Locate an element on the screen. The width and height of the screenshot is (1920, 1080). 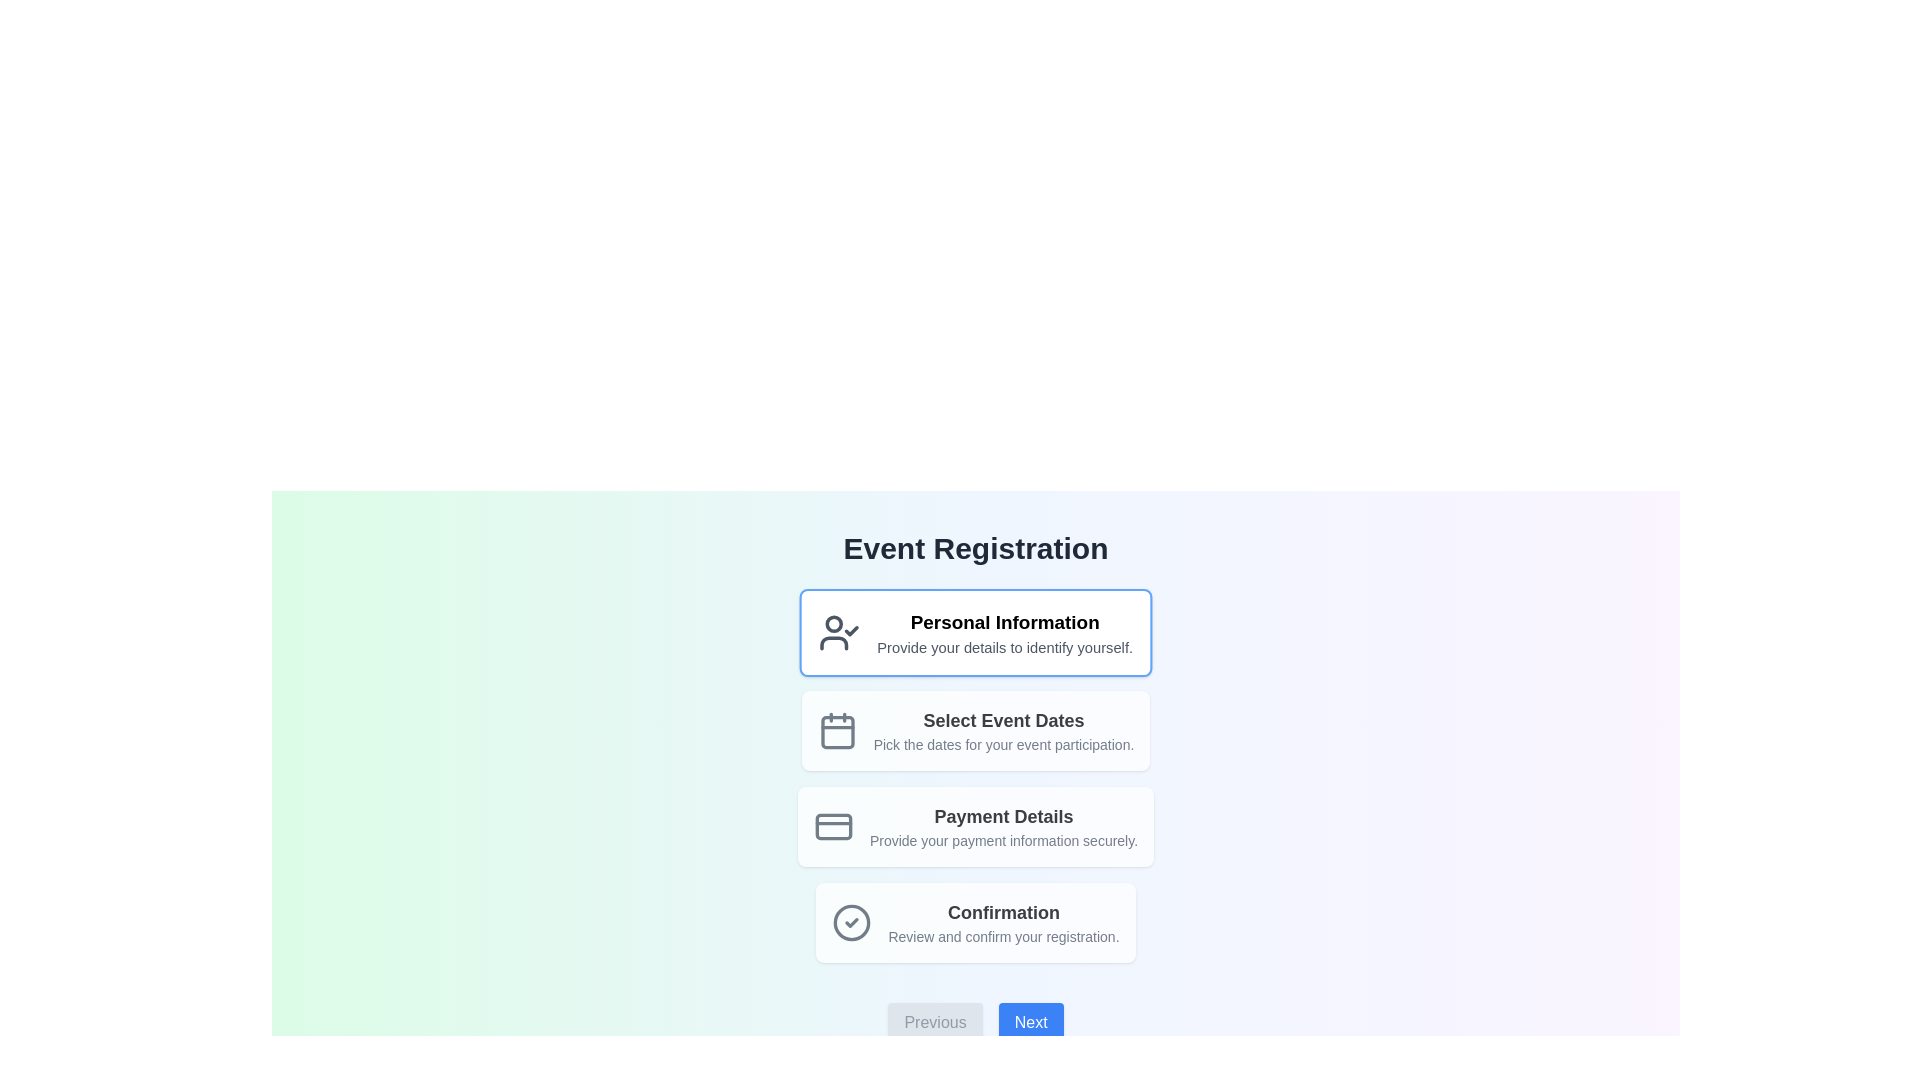
the header element that serves as a title and description for entering personal information in the event registration section, located at the top of the vertical list of options is located at coordinates (1005, 632).